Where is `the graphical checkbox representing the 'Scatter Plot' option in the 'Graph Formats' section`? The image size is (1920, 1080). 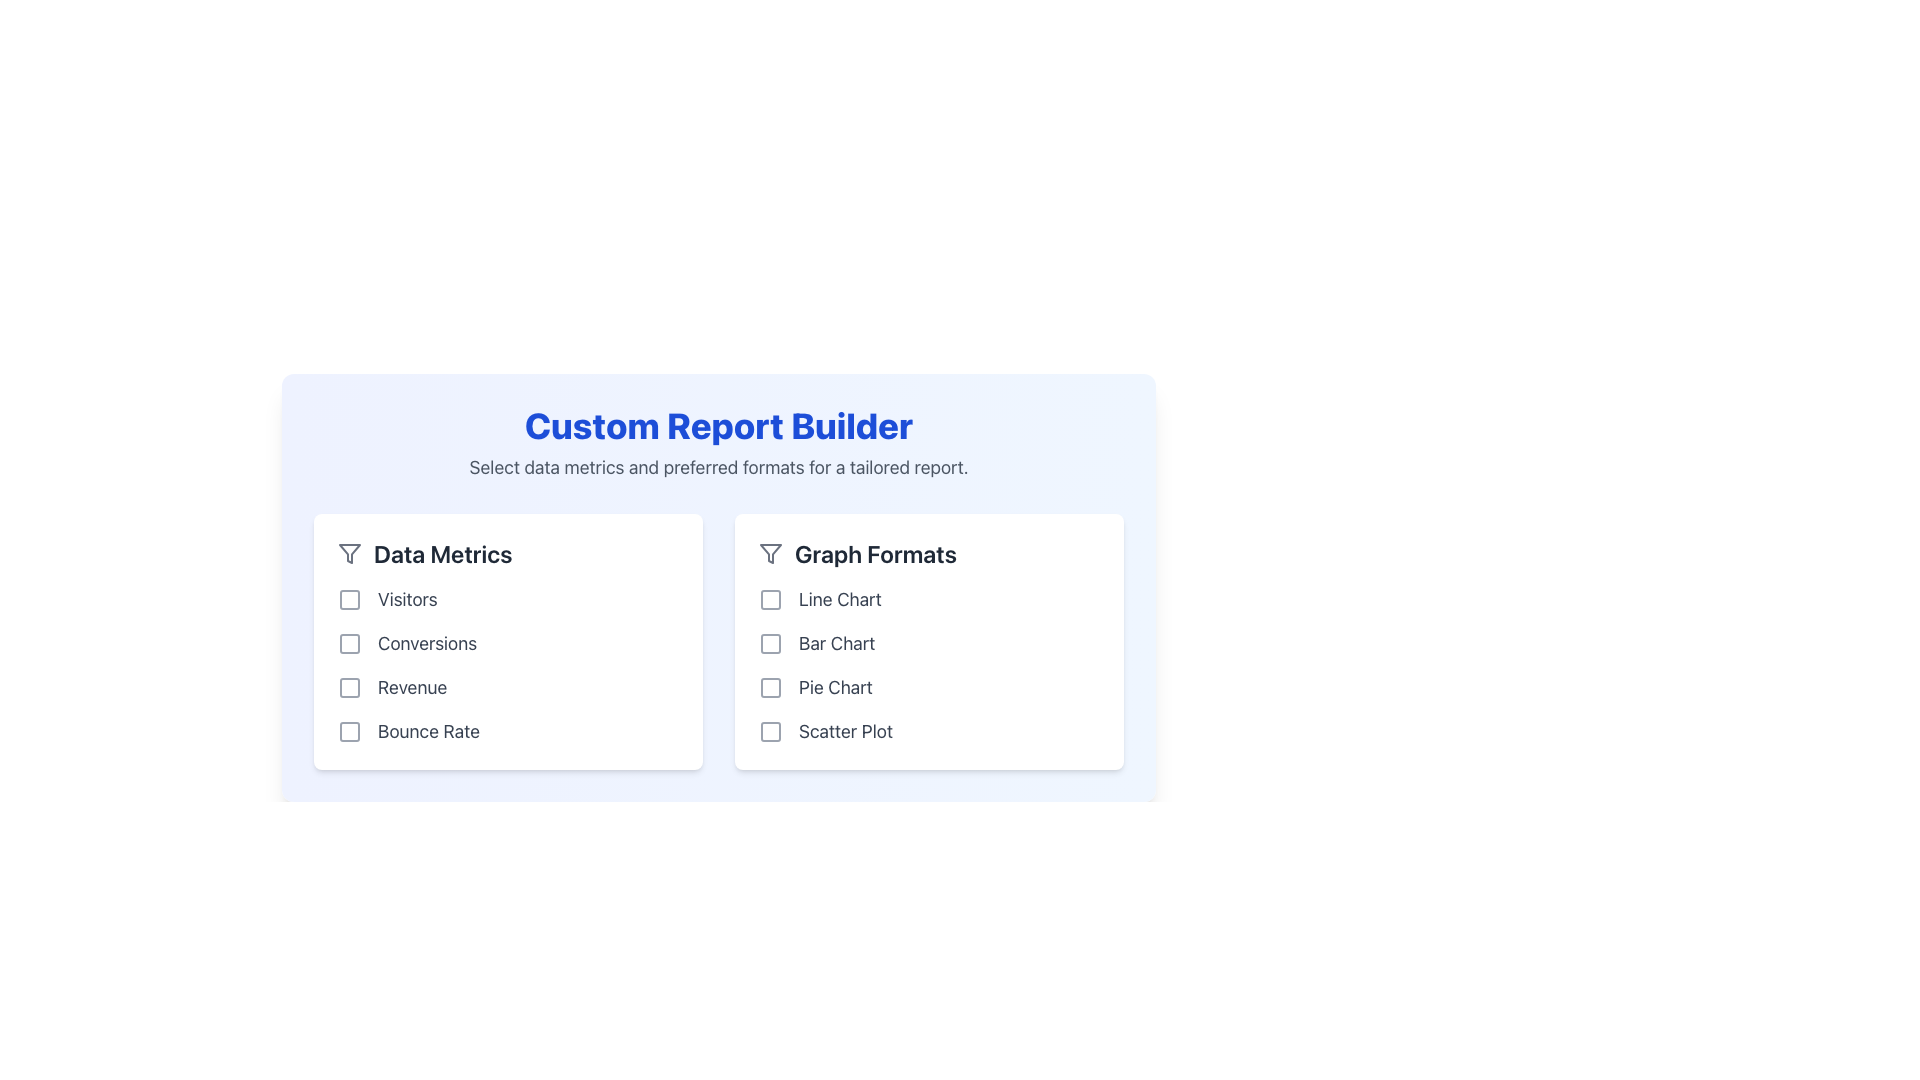 the graphical checkbox representing the 'Scatter Plot' option in the 'Graph Formats' section is located at coordinates (770, 732).